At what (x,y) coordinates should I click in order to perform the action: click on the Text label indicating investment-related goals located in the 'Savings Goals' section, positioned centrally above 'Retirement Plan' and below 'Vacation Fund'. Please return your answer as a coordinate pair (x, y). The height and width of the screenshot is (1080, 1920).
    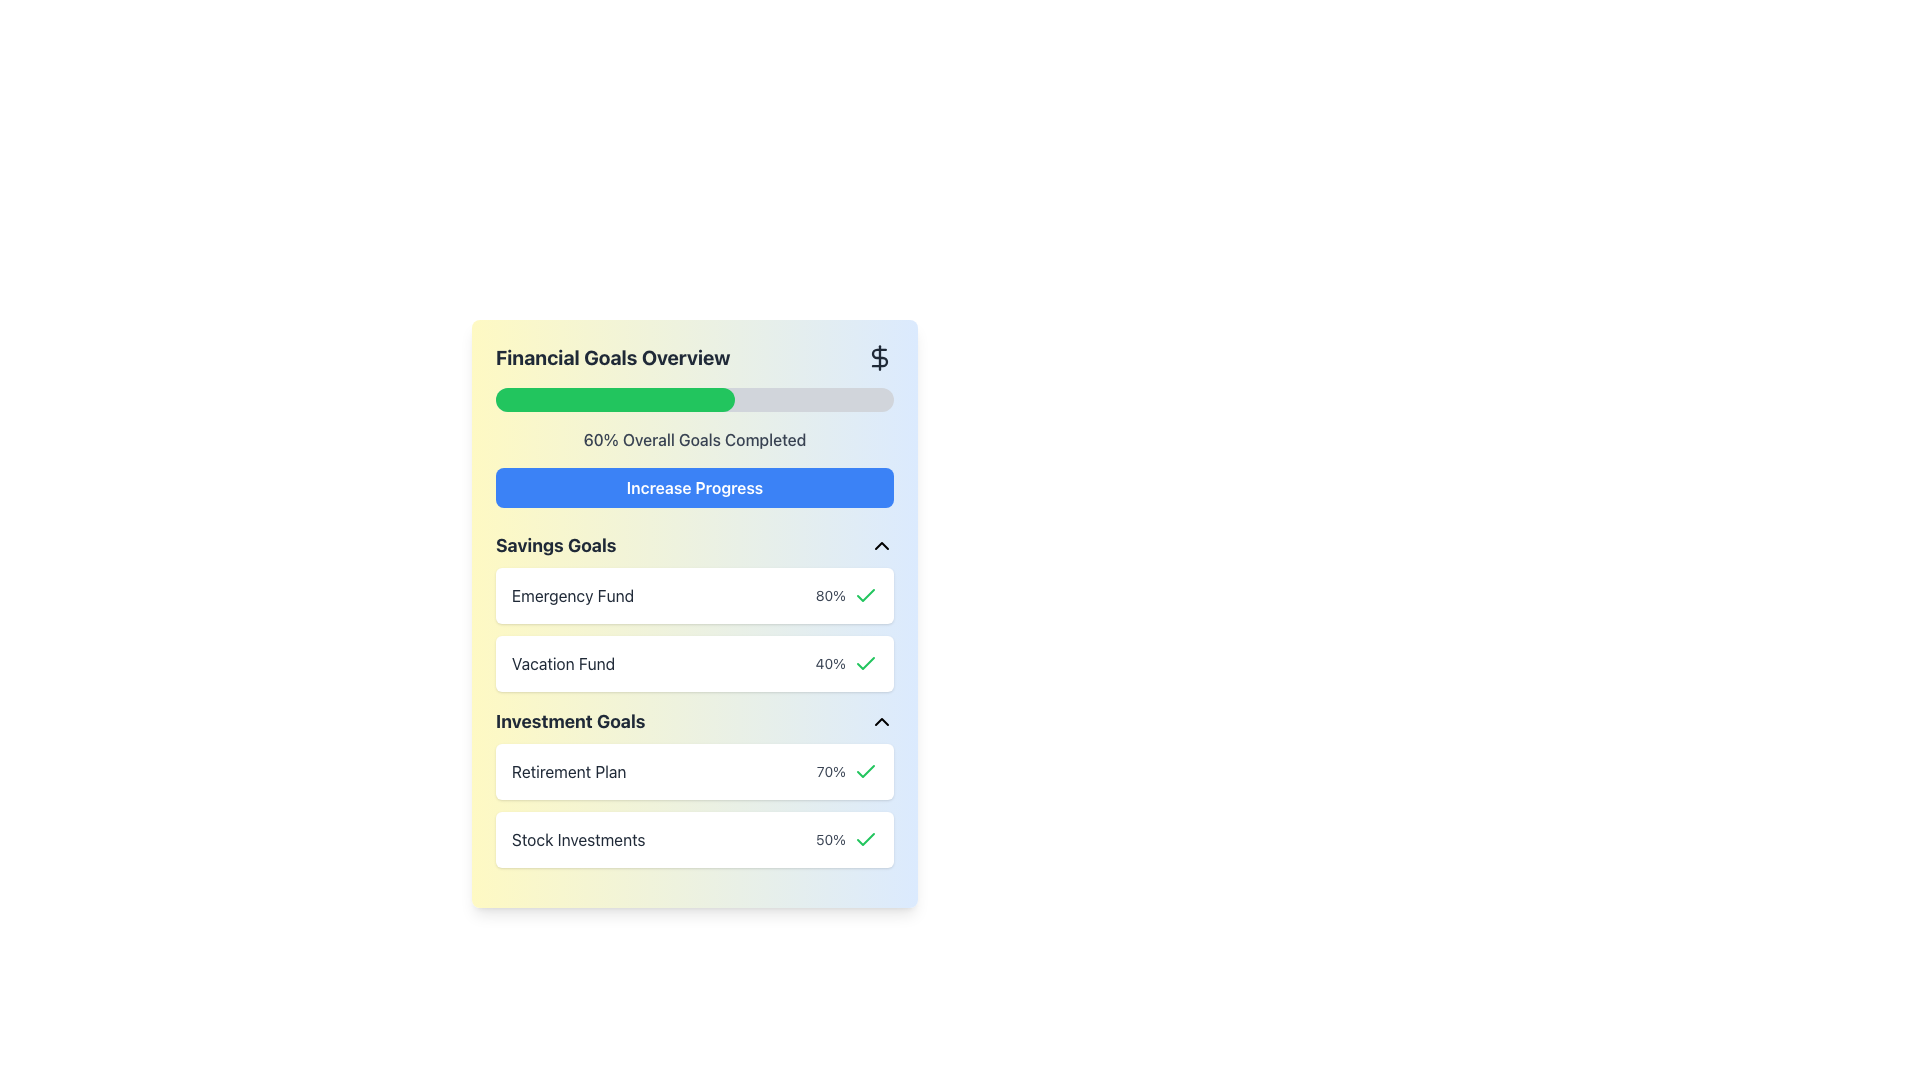
    Looking at the image, I should click on (569, 721).